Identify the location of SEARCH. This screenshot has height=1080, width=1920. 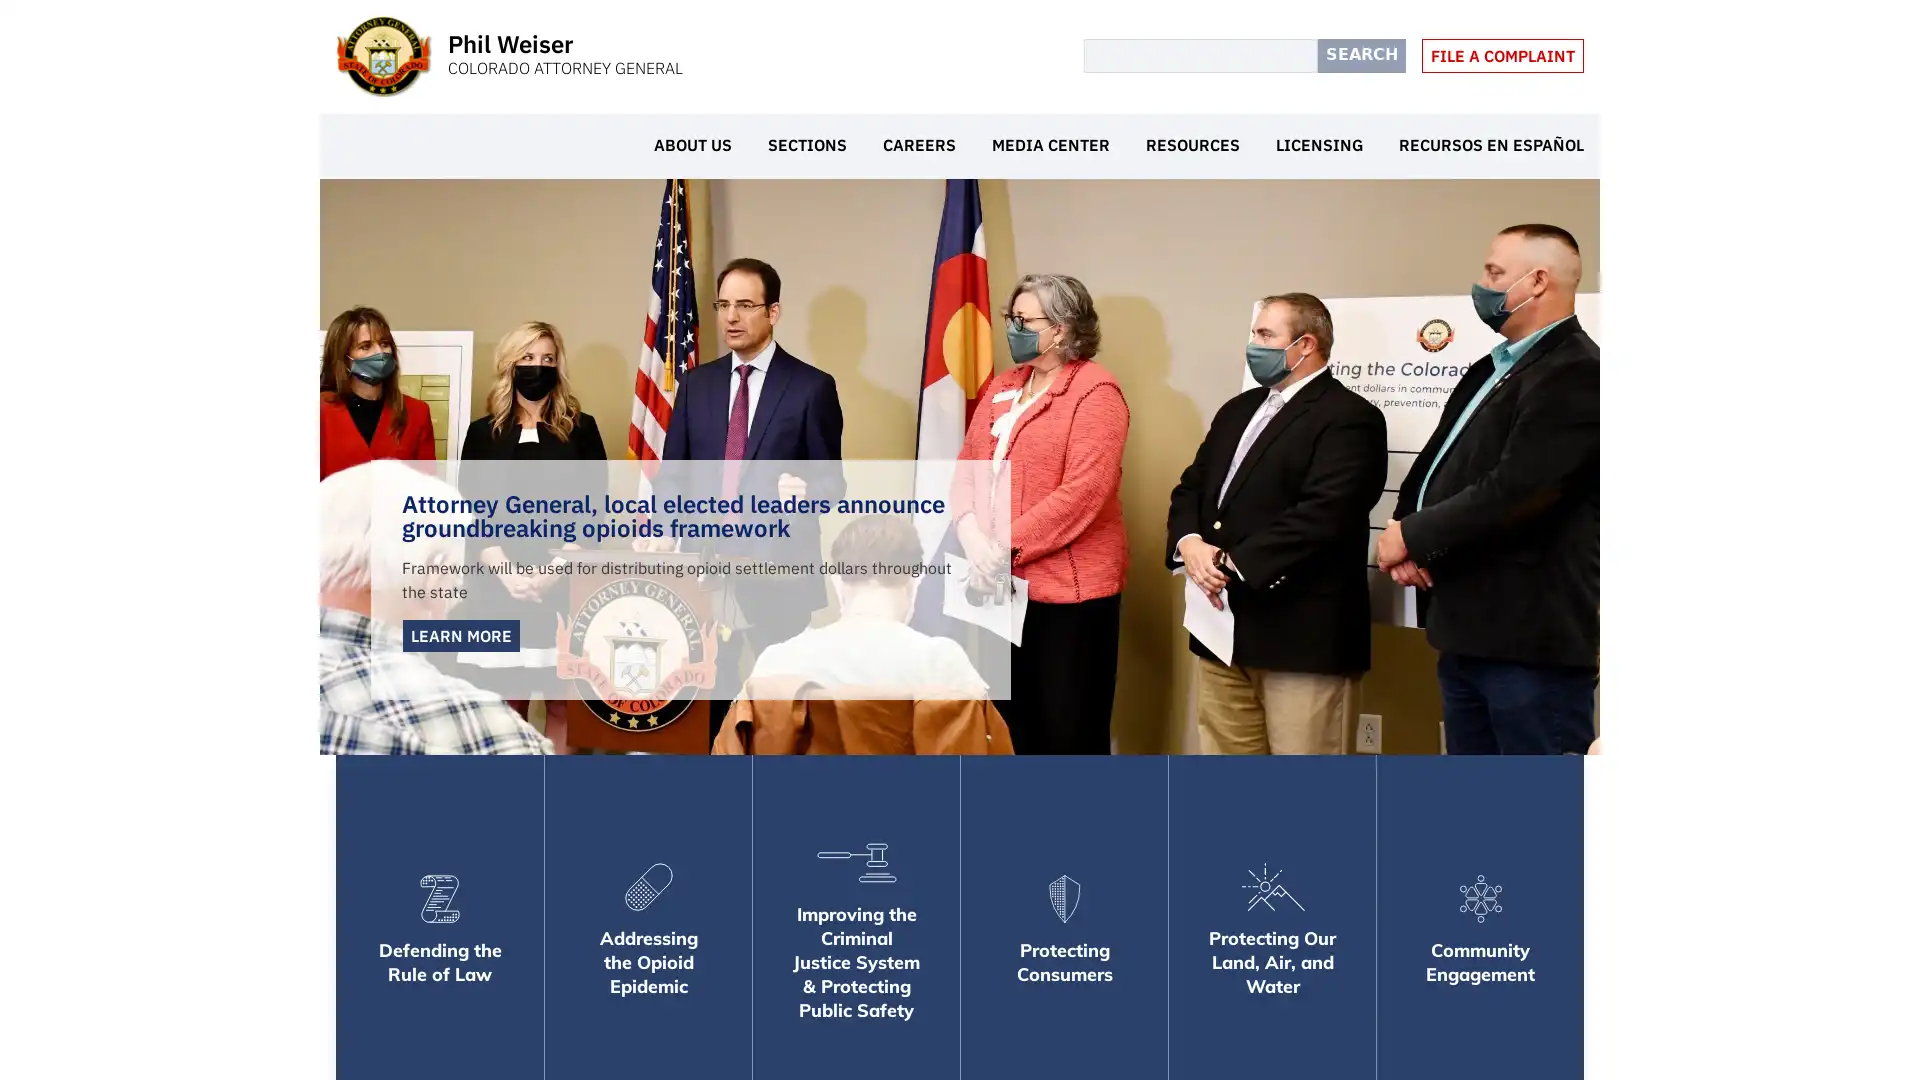
(1361, 55).